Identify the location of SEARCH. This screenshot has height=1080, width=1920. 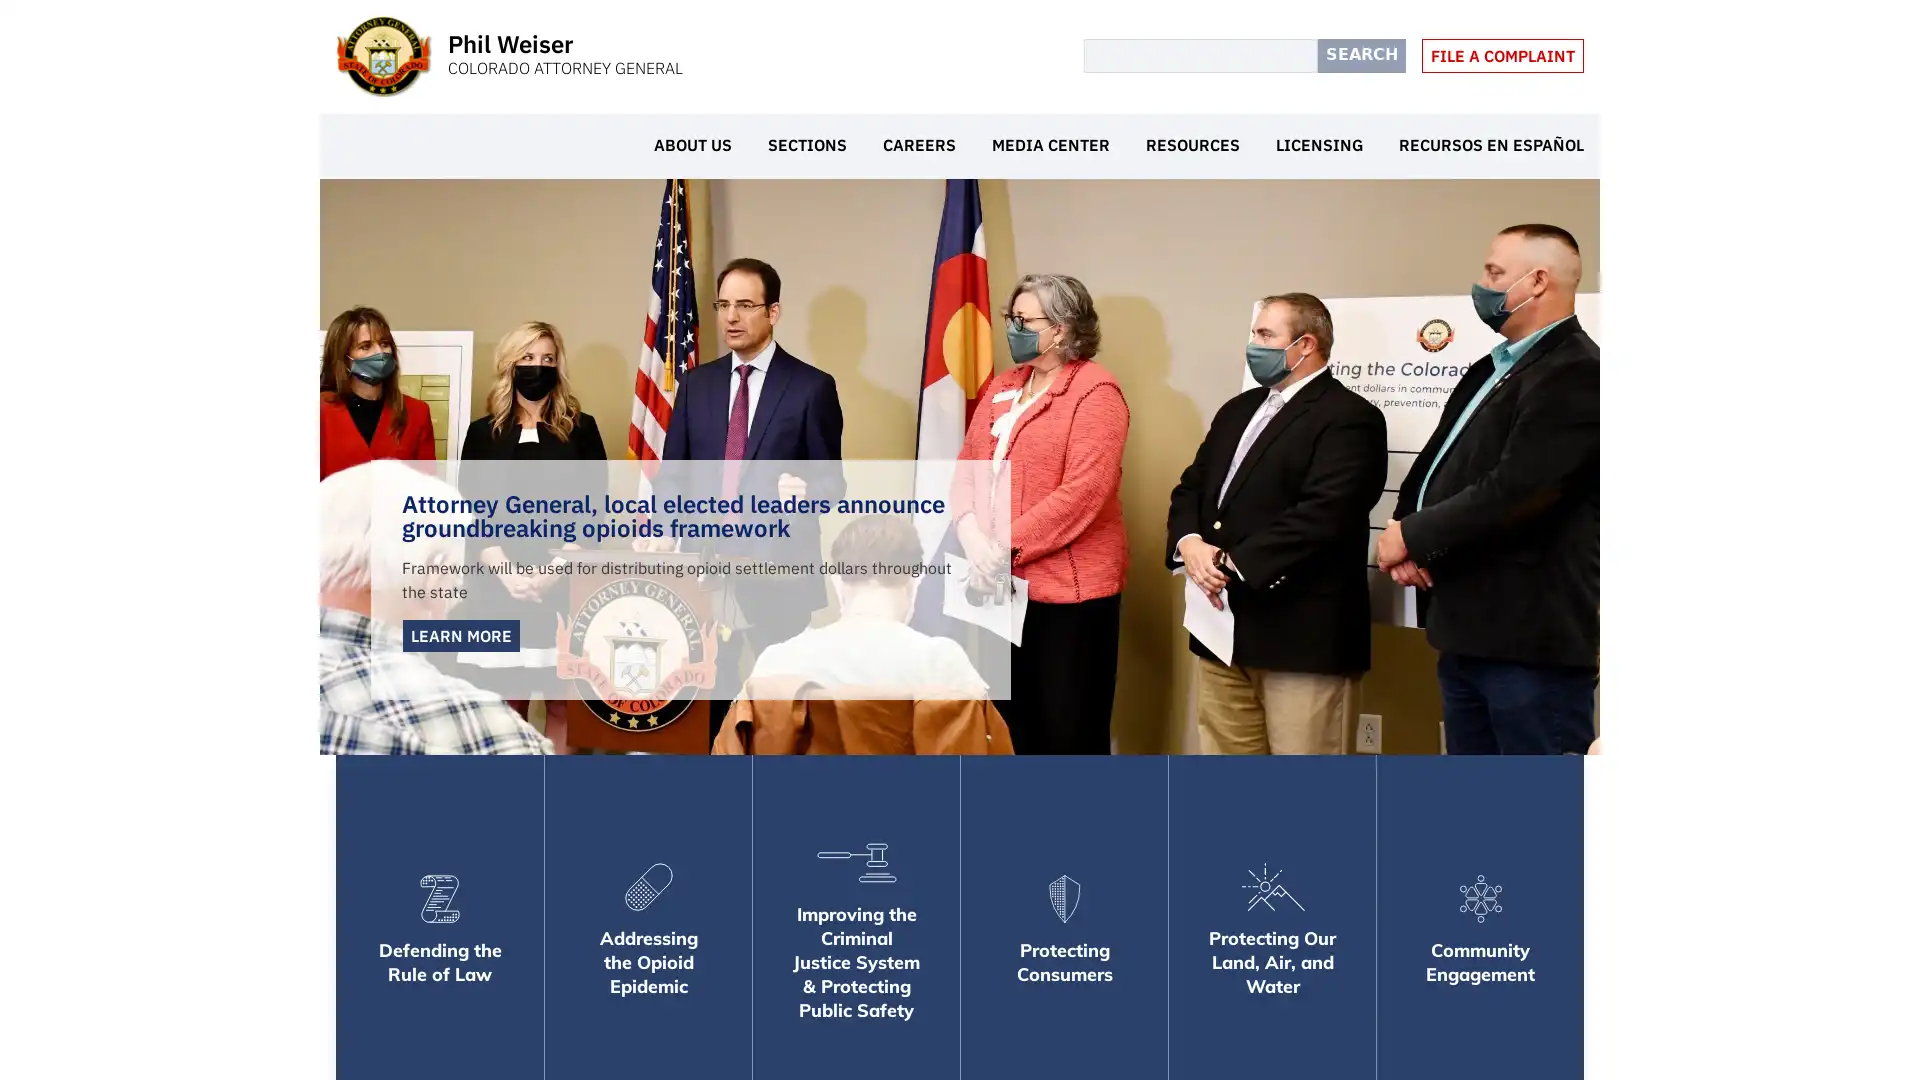
(1361, 55).